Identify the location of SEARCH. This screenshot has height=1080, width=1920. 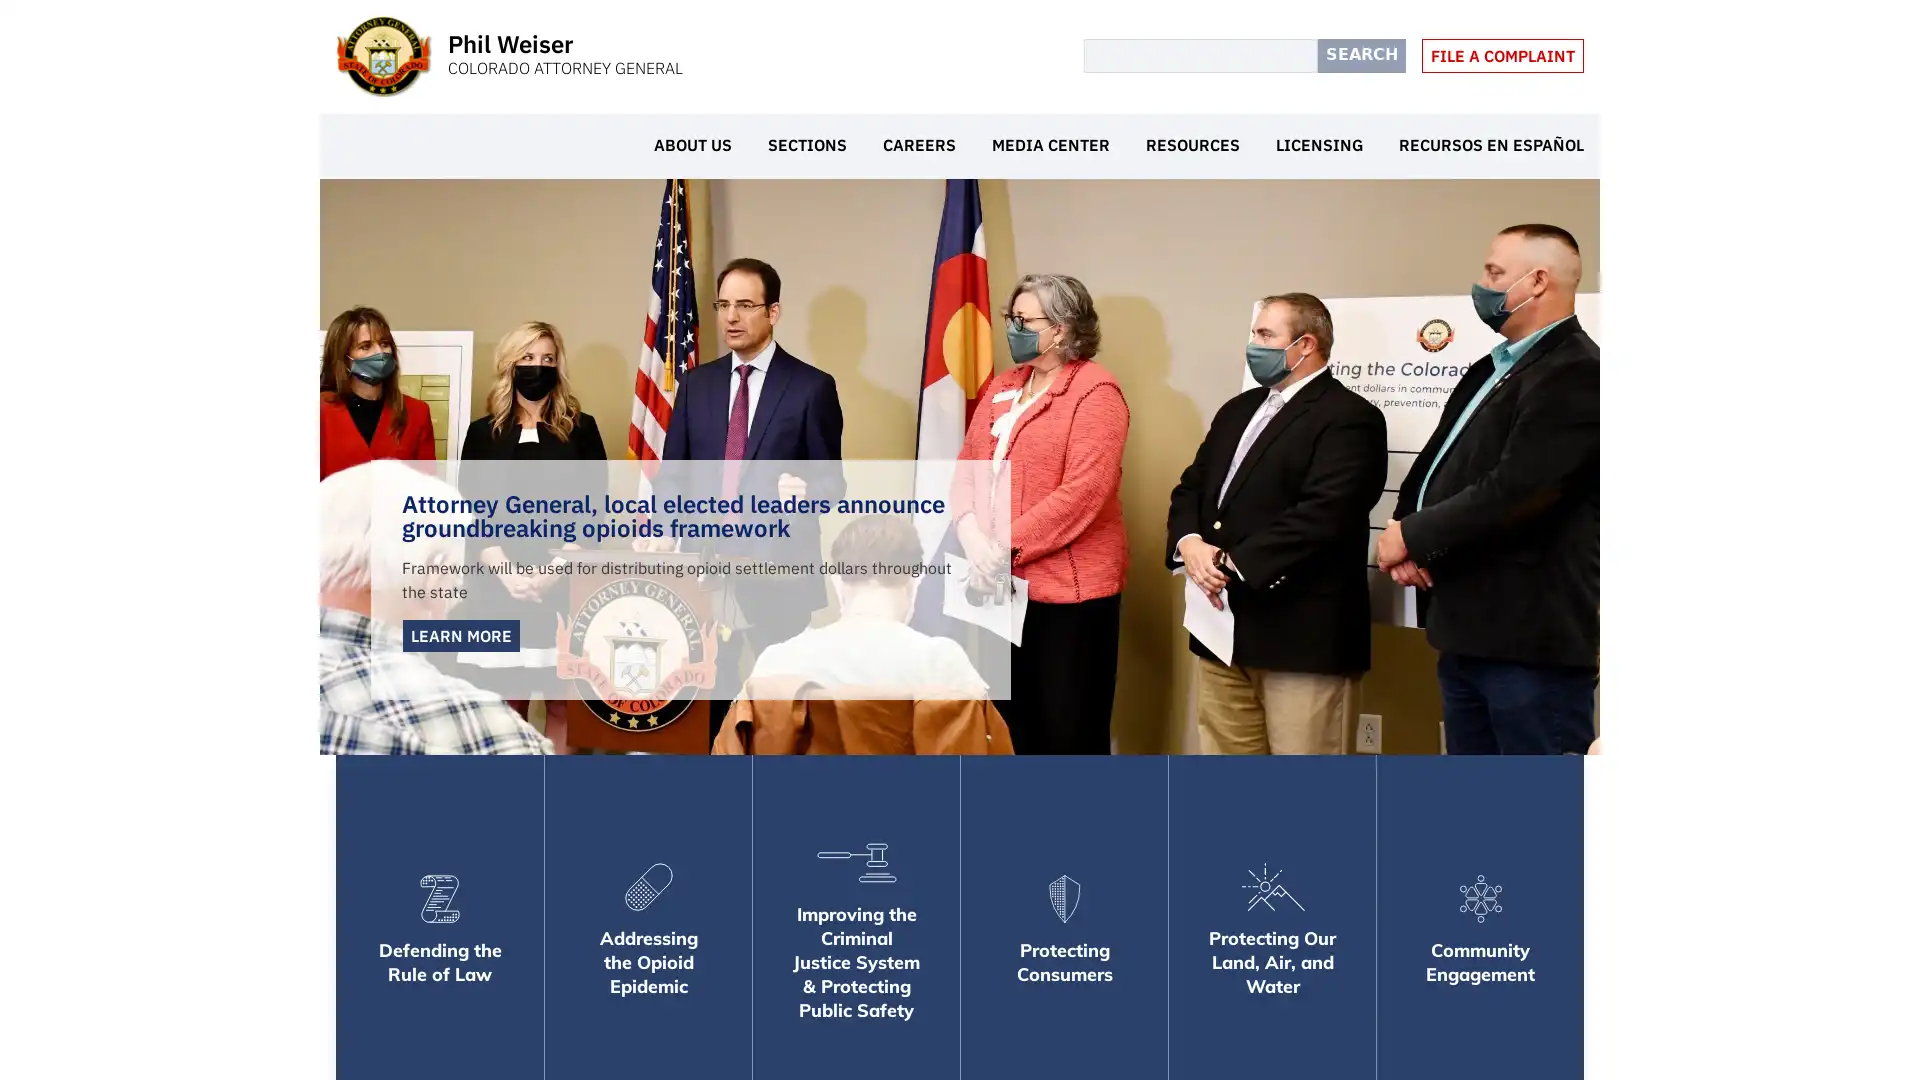
(1361, 55).